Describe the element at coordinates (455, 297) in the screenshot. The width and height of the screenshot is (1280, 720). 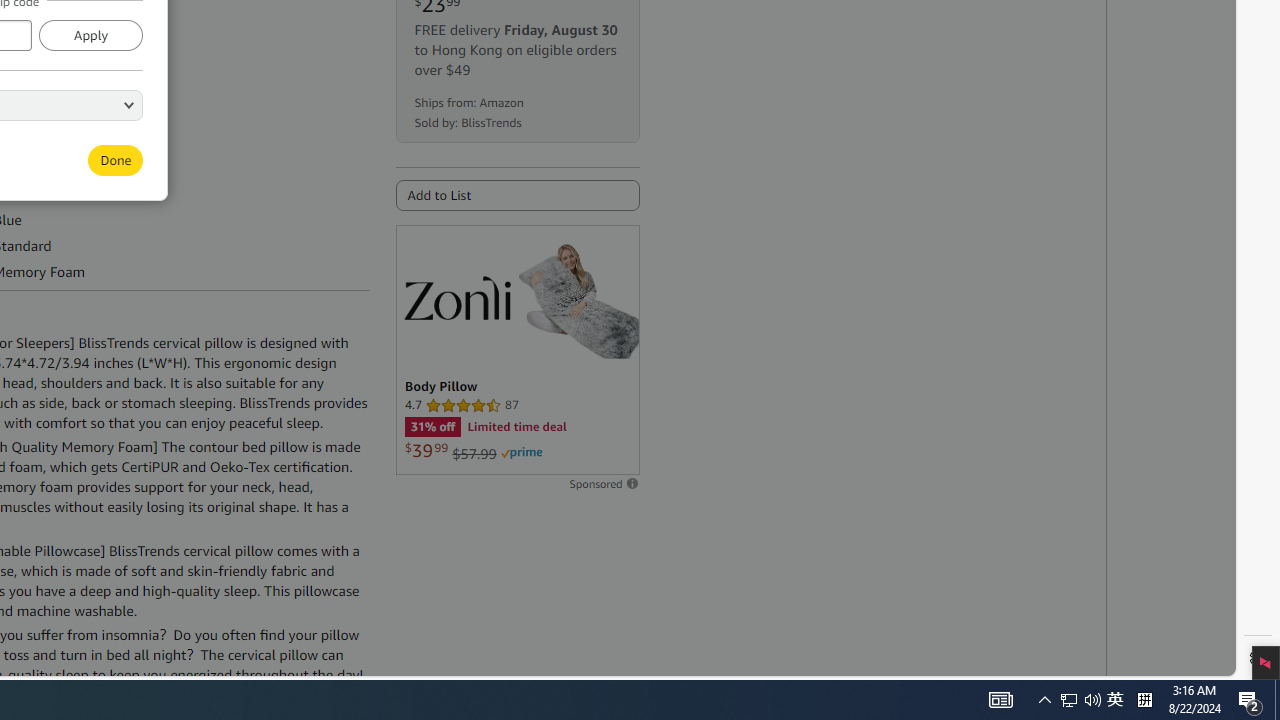
I see `'Logo'` at that location.